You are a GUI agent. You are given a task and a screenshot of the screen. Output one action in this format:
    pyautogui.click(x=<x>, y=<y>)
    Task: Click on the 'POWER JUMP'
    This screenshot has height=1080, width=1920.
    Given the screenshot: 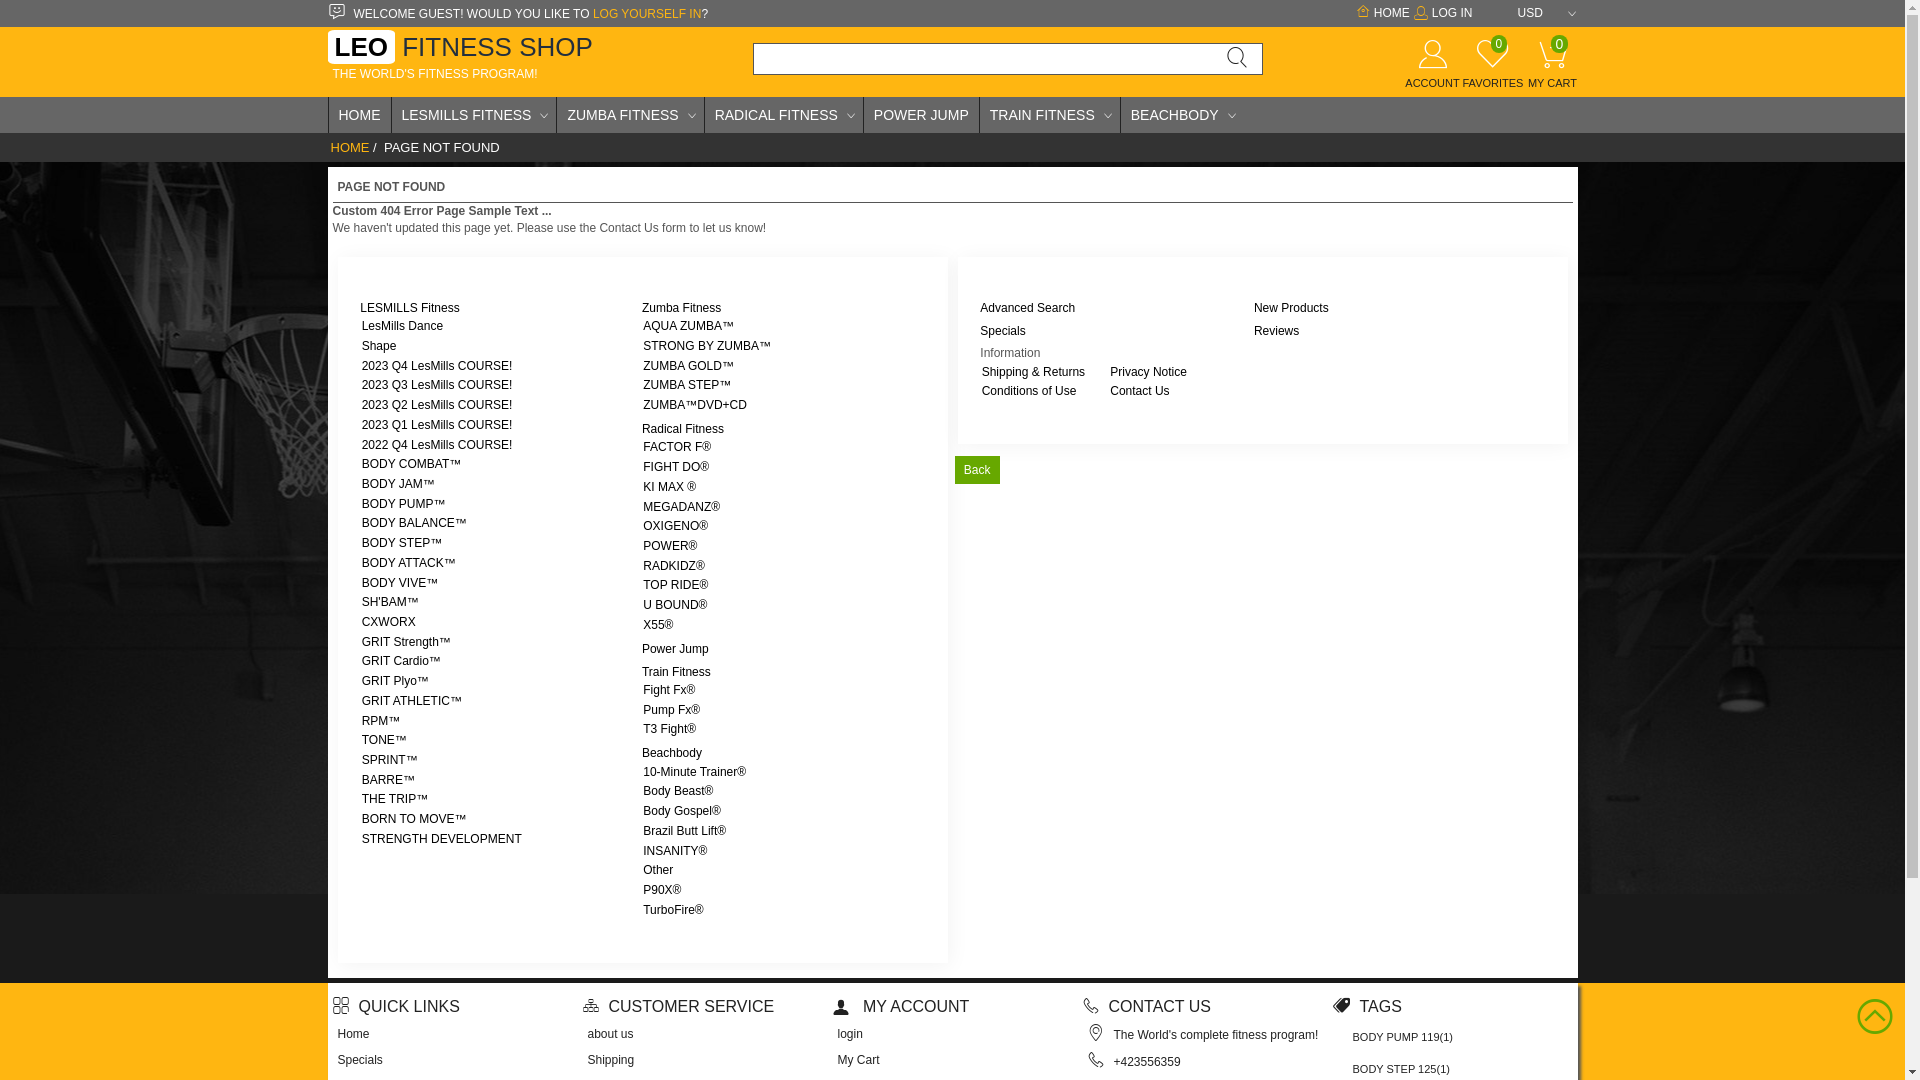 What is the action you would take?
    pyautogui.click(x=920, y=115)
    